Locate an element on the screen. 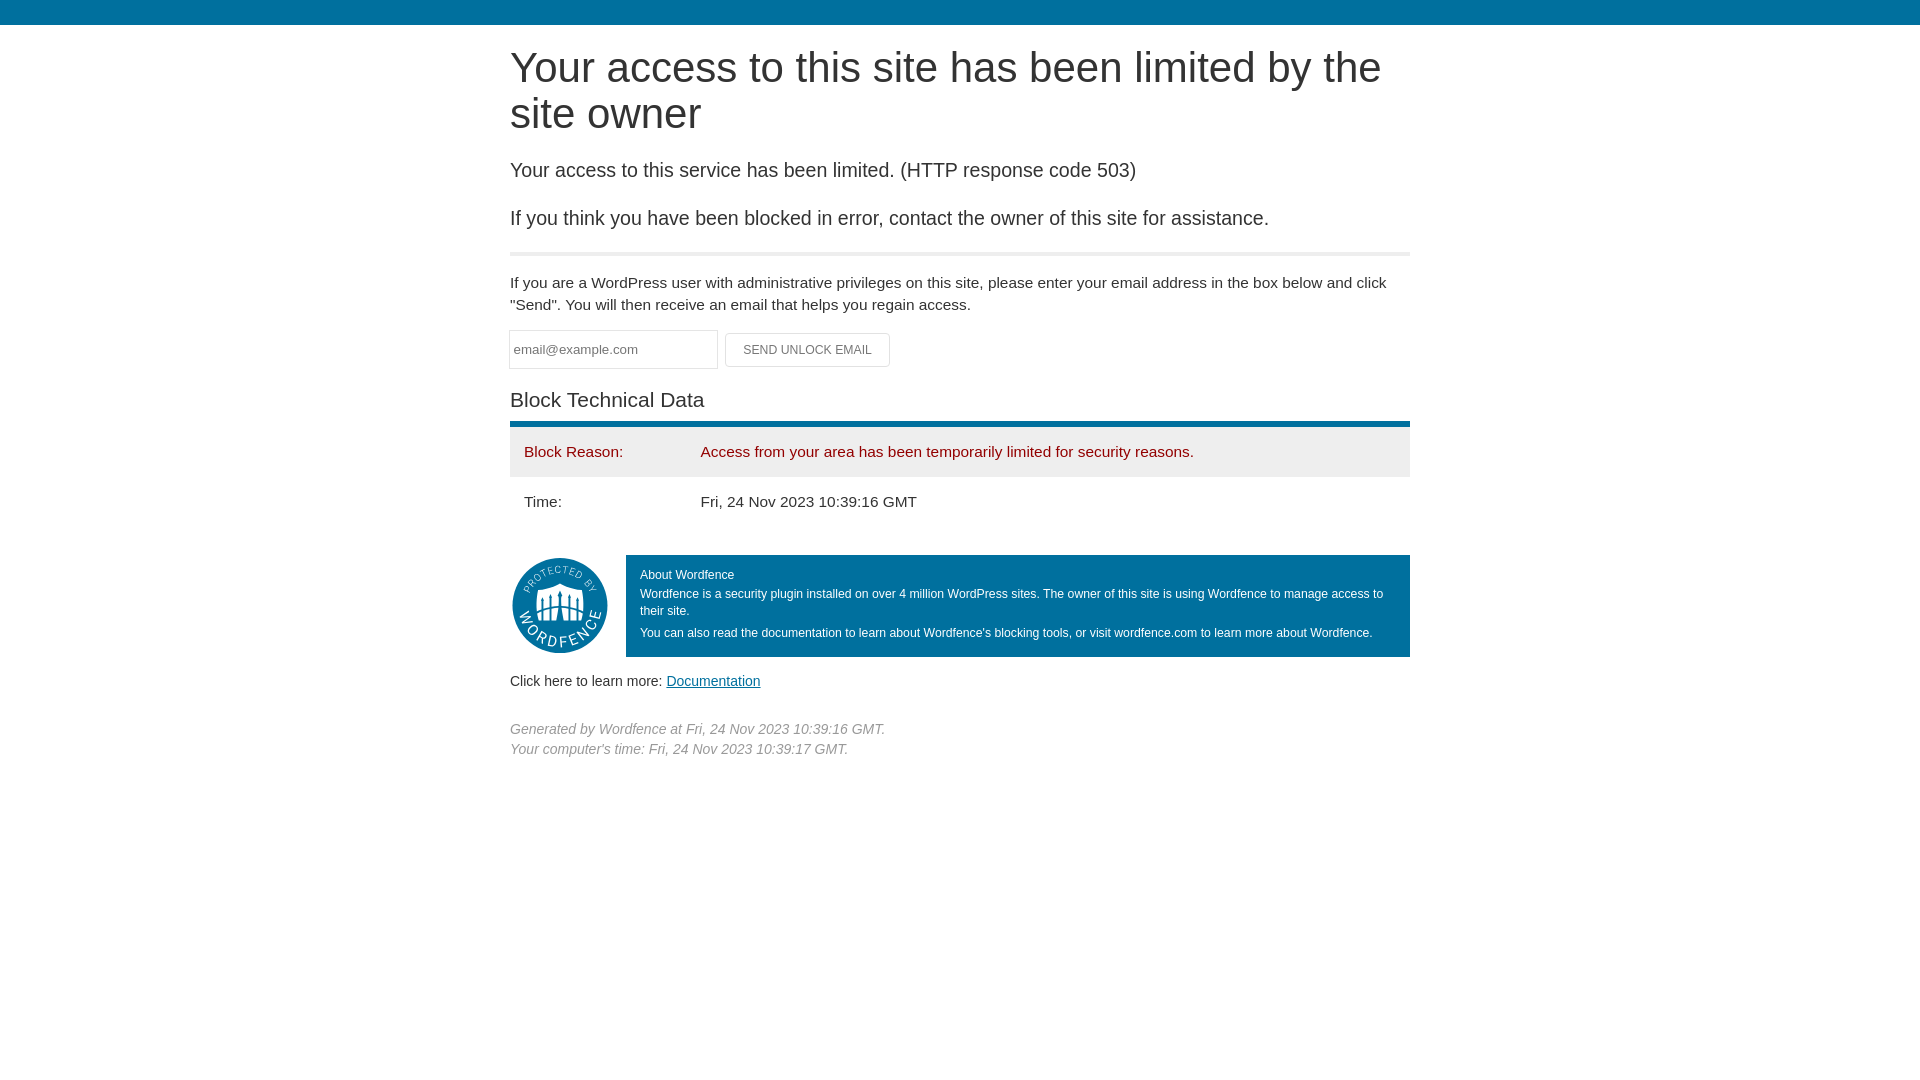 This screenshot has width=1920, height=1080. 'Send Unlock Email' is located at coordinates (807, 349).